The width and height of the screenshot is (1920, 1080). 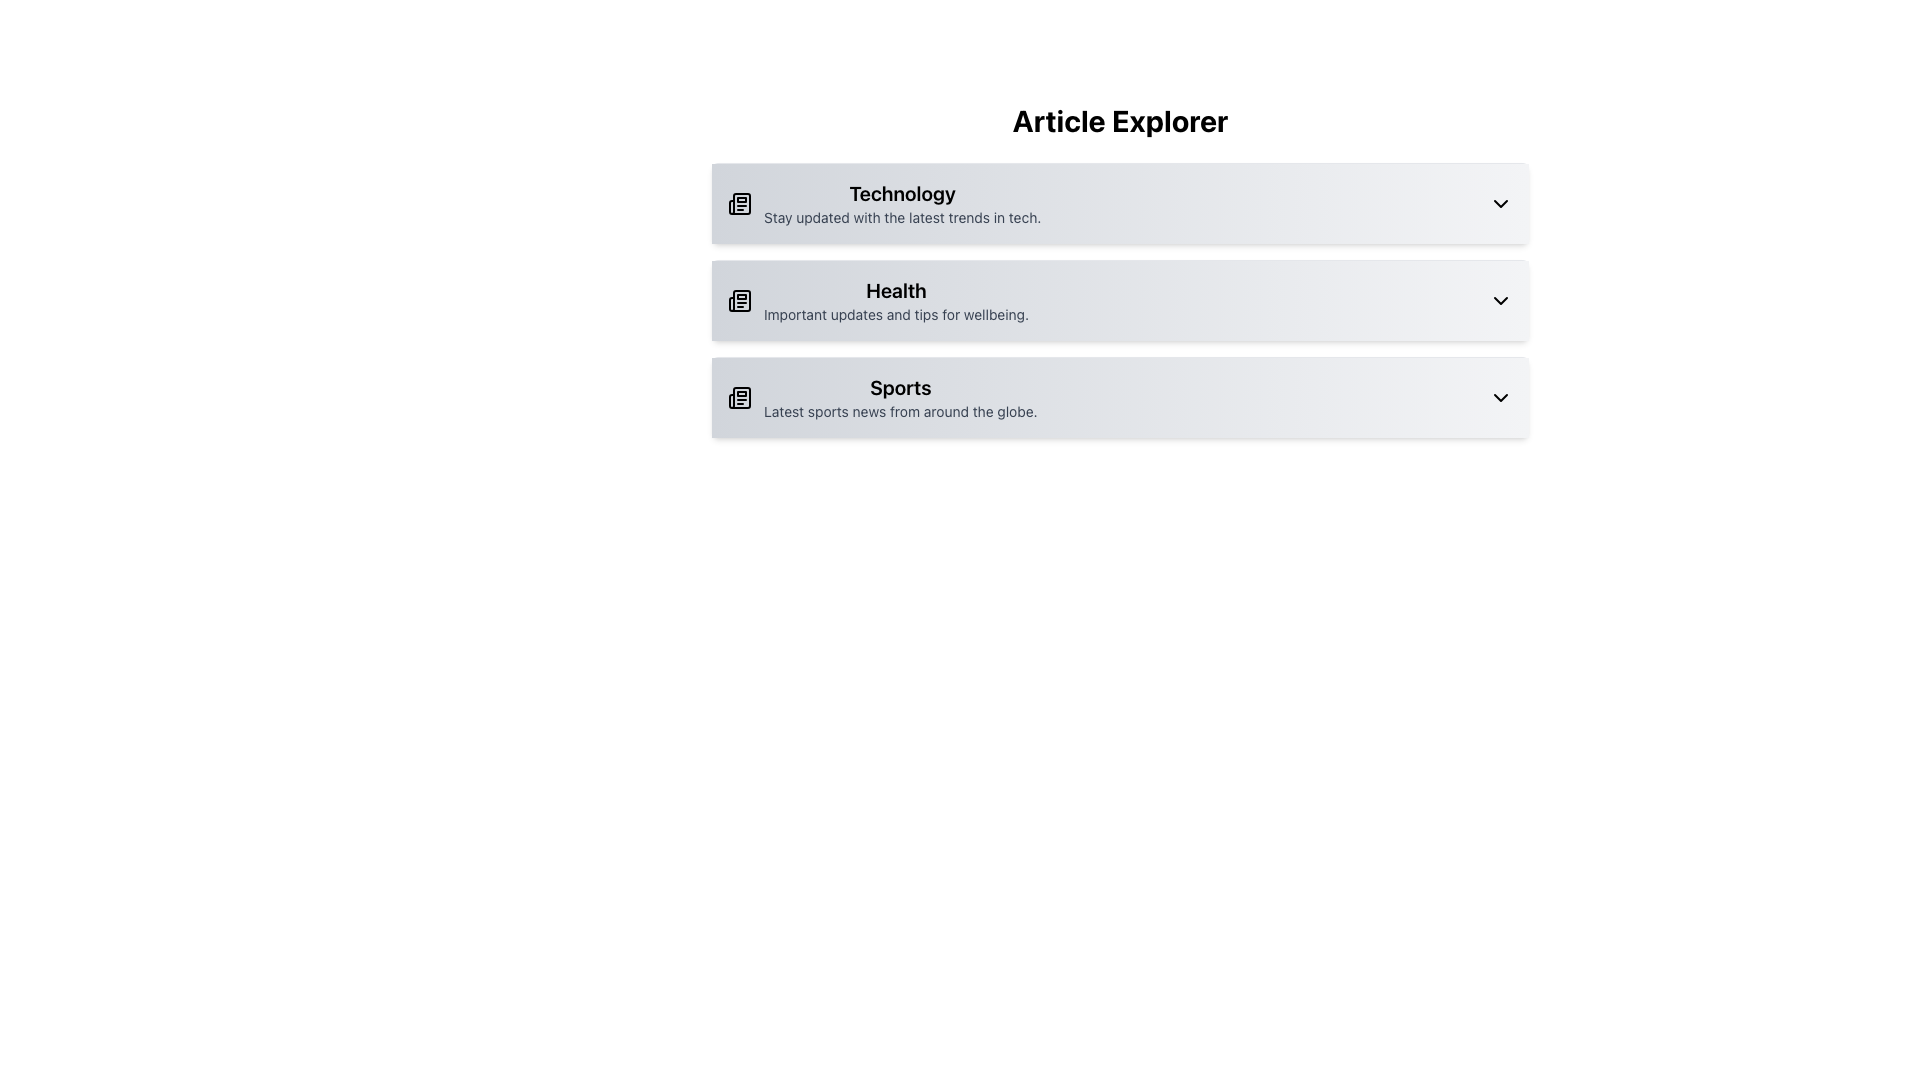 What do you see at coordinates (738, 204) in the screenshot?
I see `the newspaper icon located at the beginning of the 'Technology' row if it is enabled` at bounding box center [738, 204].